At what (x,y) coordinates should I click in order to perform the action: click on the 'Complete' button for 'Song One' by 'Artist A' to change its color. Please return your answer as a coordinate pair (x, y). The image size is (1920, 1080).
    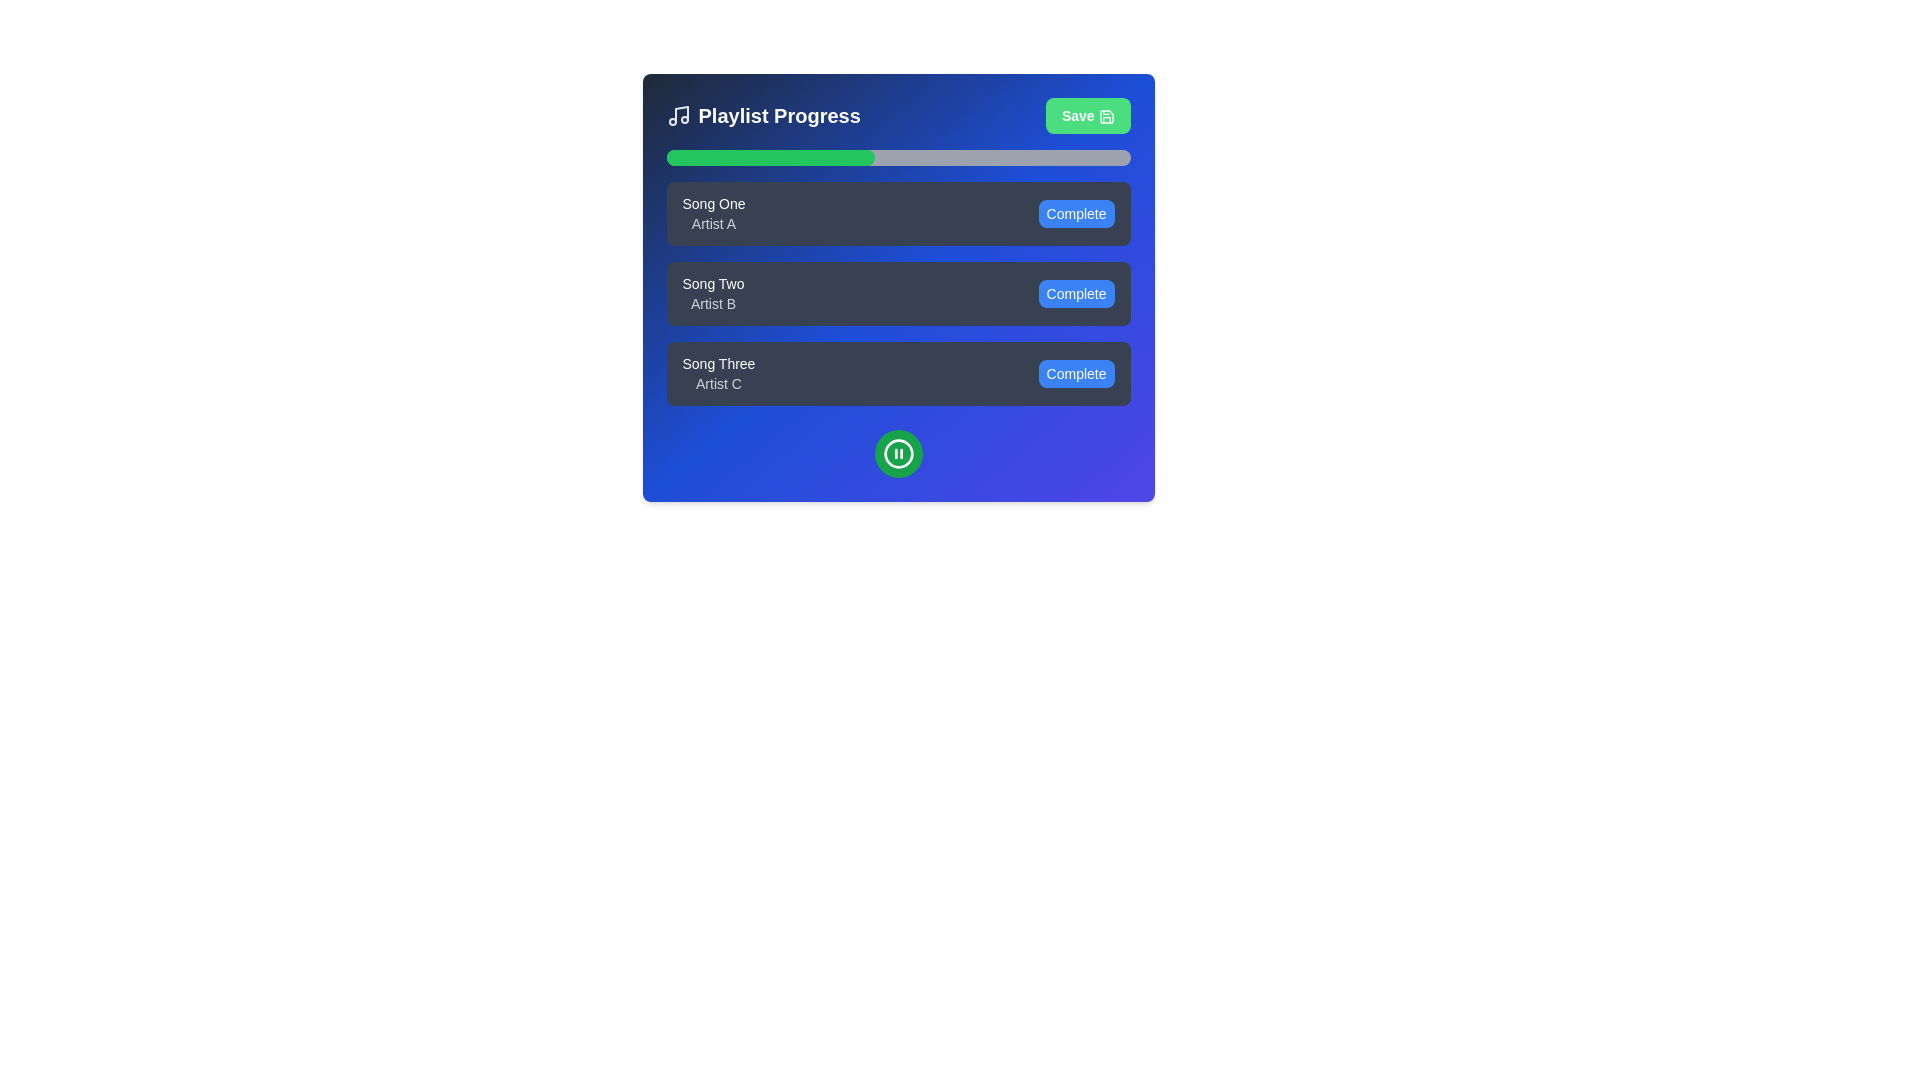
    Looking at the image, I should click on (1075, 213).